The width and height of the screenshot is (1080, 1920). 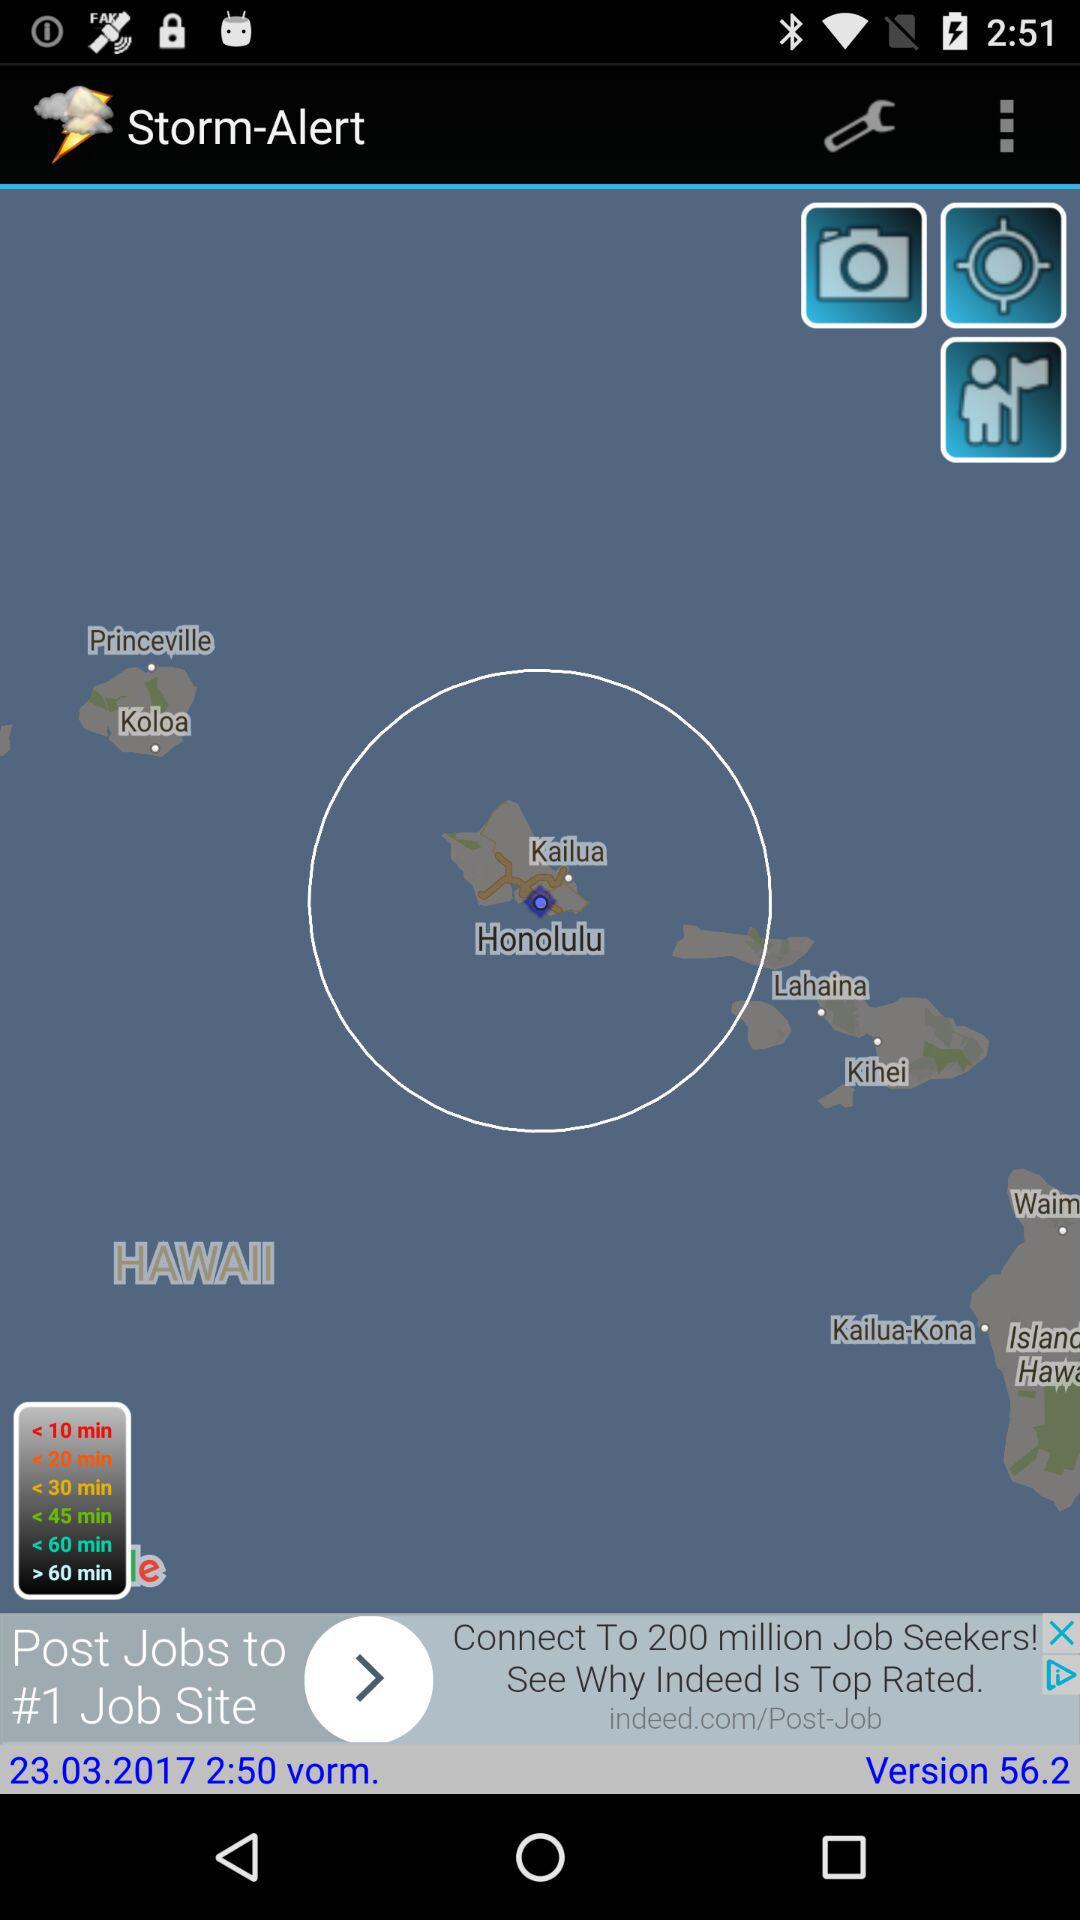 I want to click on the option above tracker icon, so click(x=1006, y=124).